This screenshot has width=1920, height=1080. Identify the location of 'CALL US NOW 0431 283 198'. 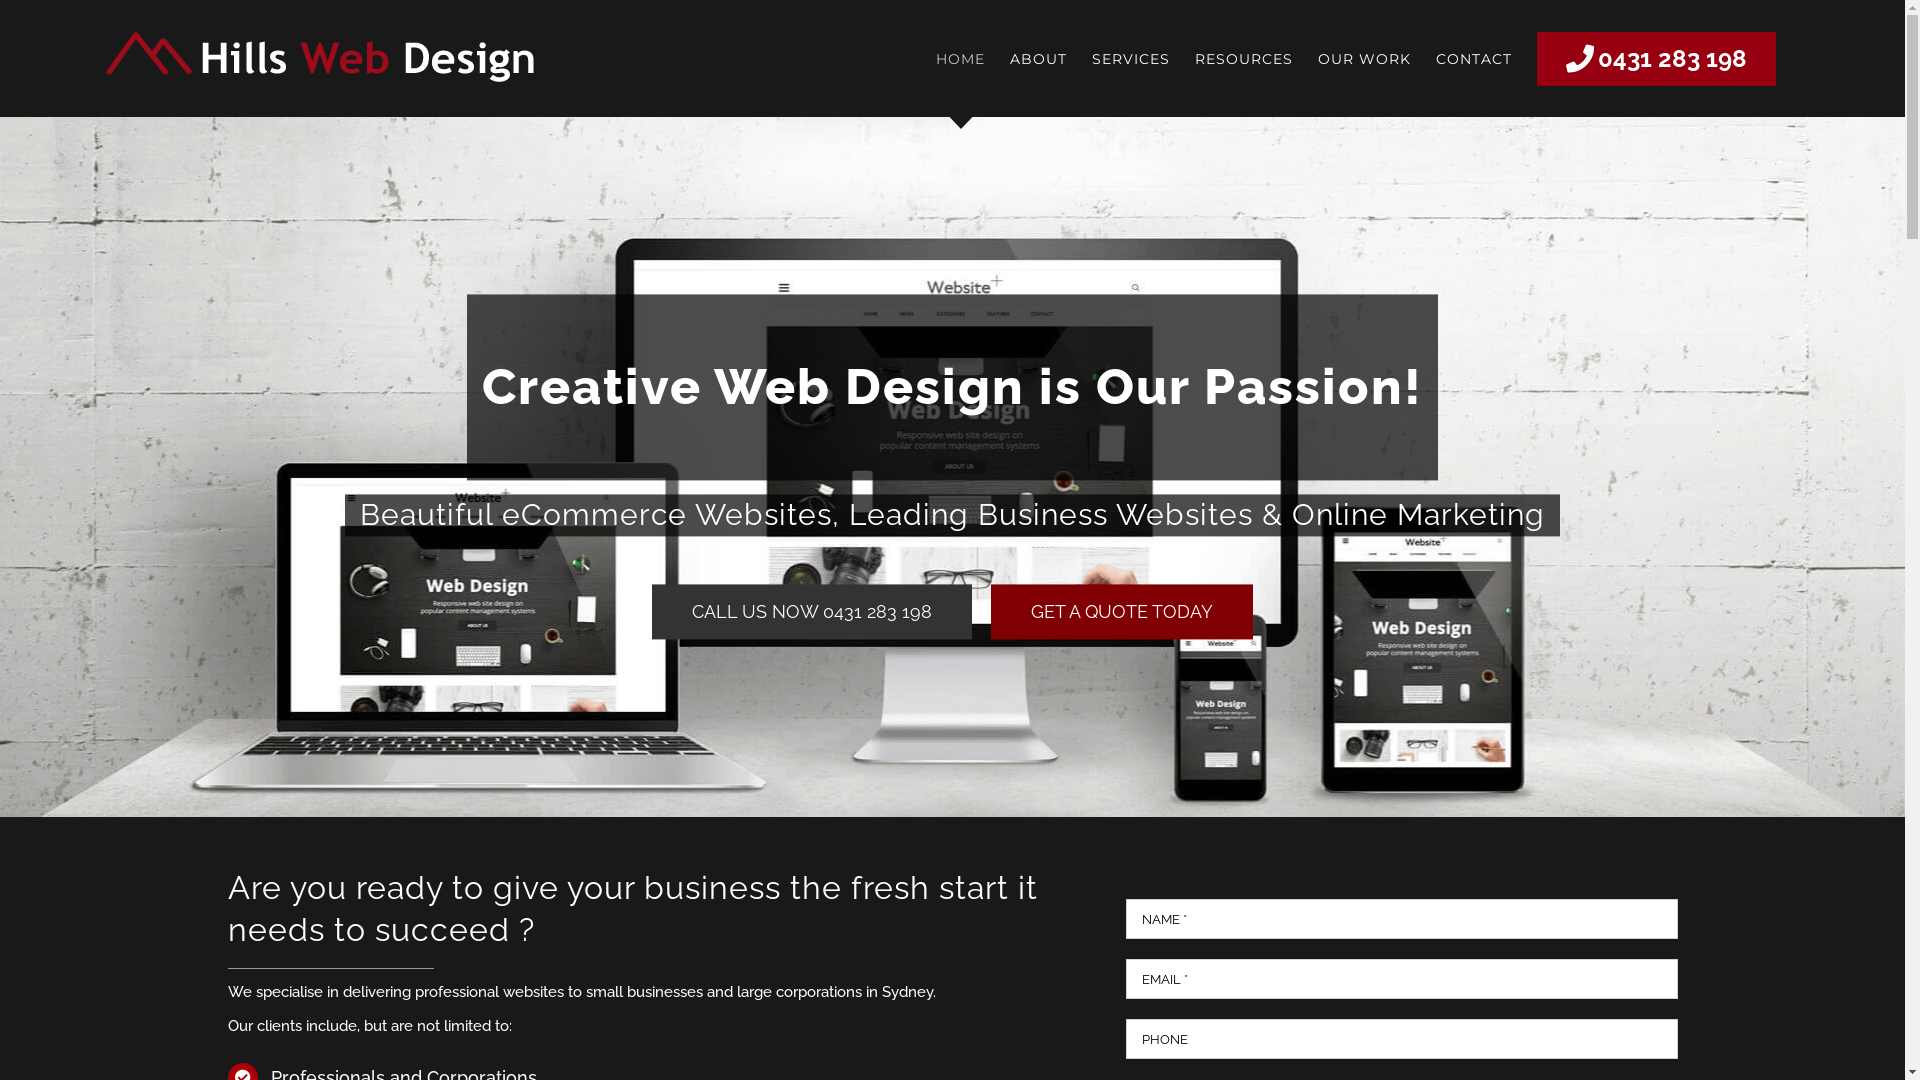
(811, 611).